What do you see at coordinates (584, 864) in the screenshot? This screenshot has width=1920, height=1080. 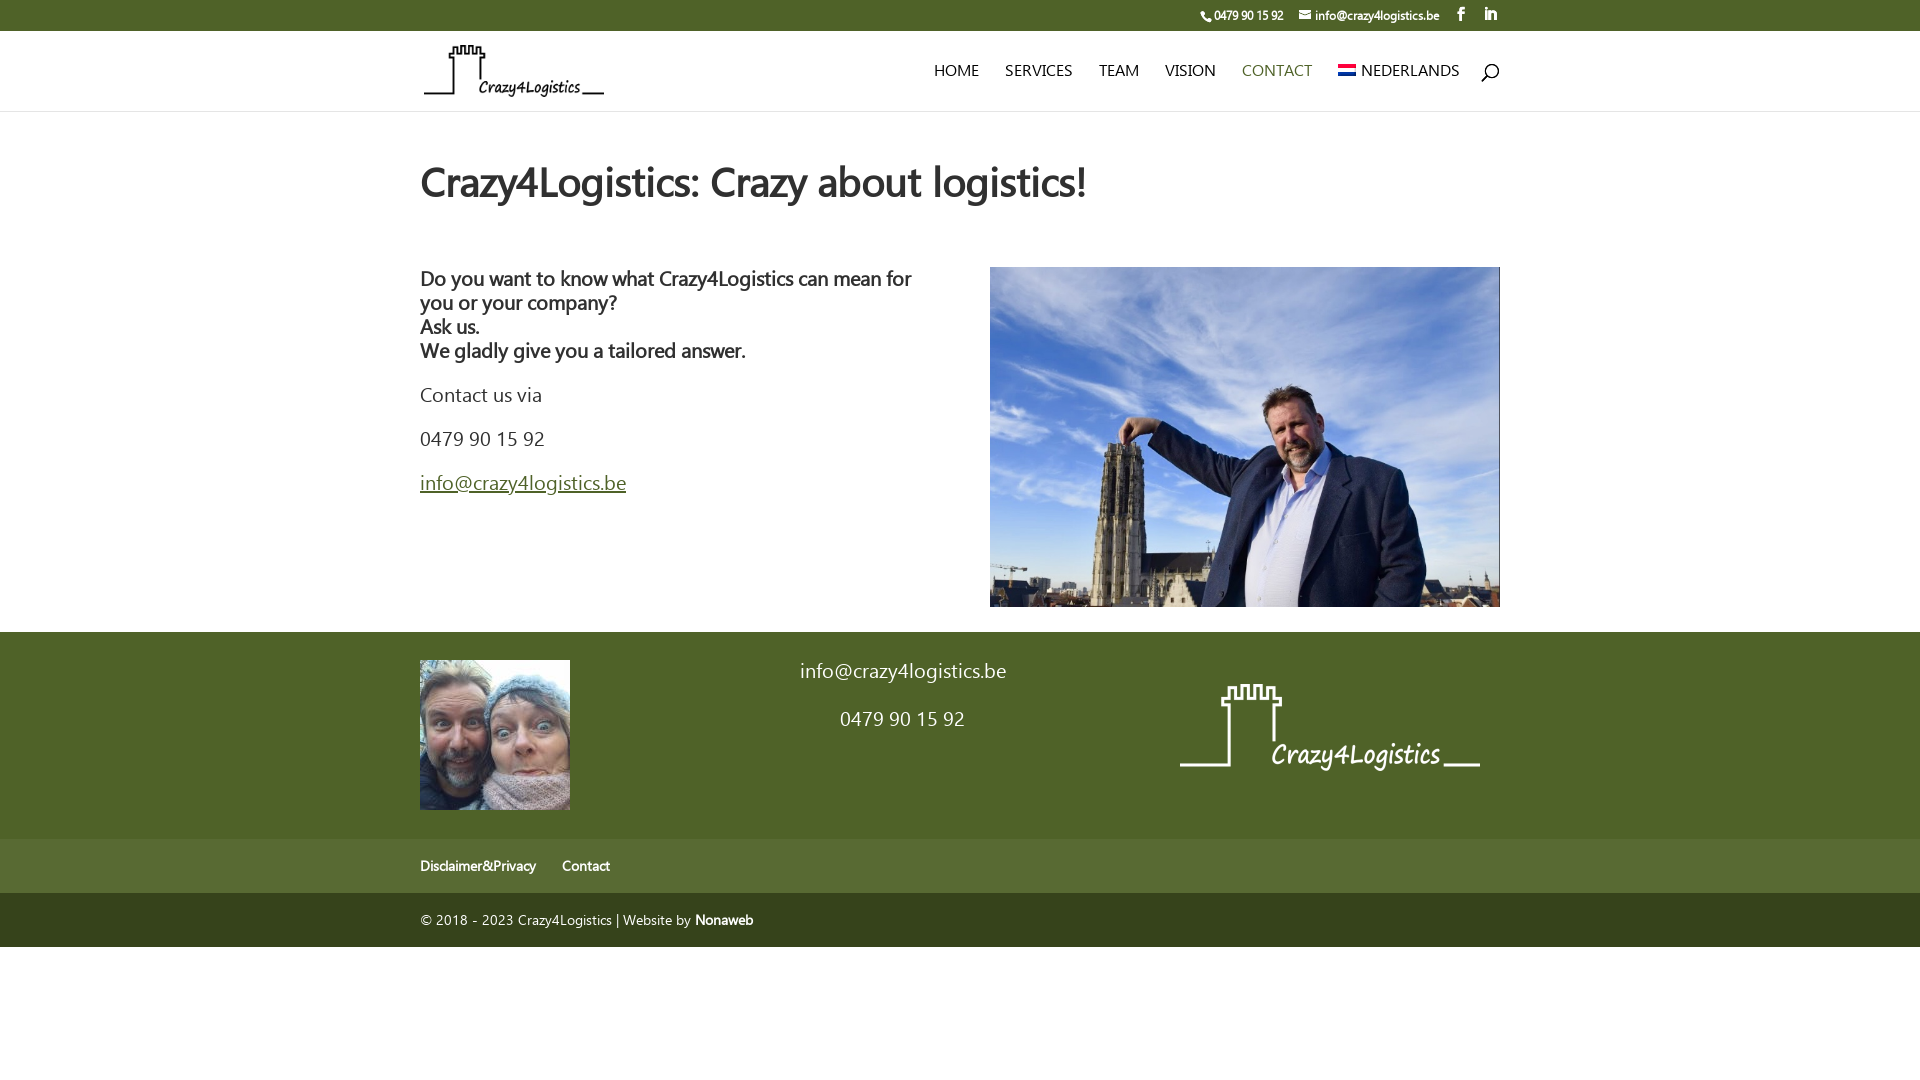 I see `'Contact'` at bounding box center [584, 864].